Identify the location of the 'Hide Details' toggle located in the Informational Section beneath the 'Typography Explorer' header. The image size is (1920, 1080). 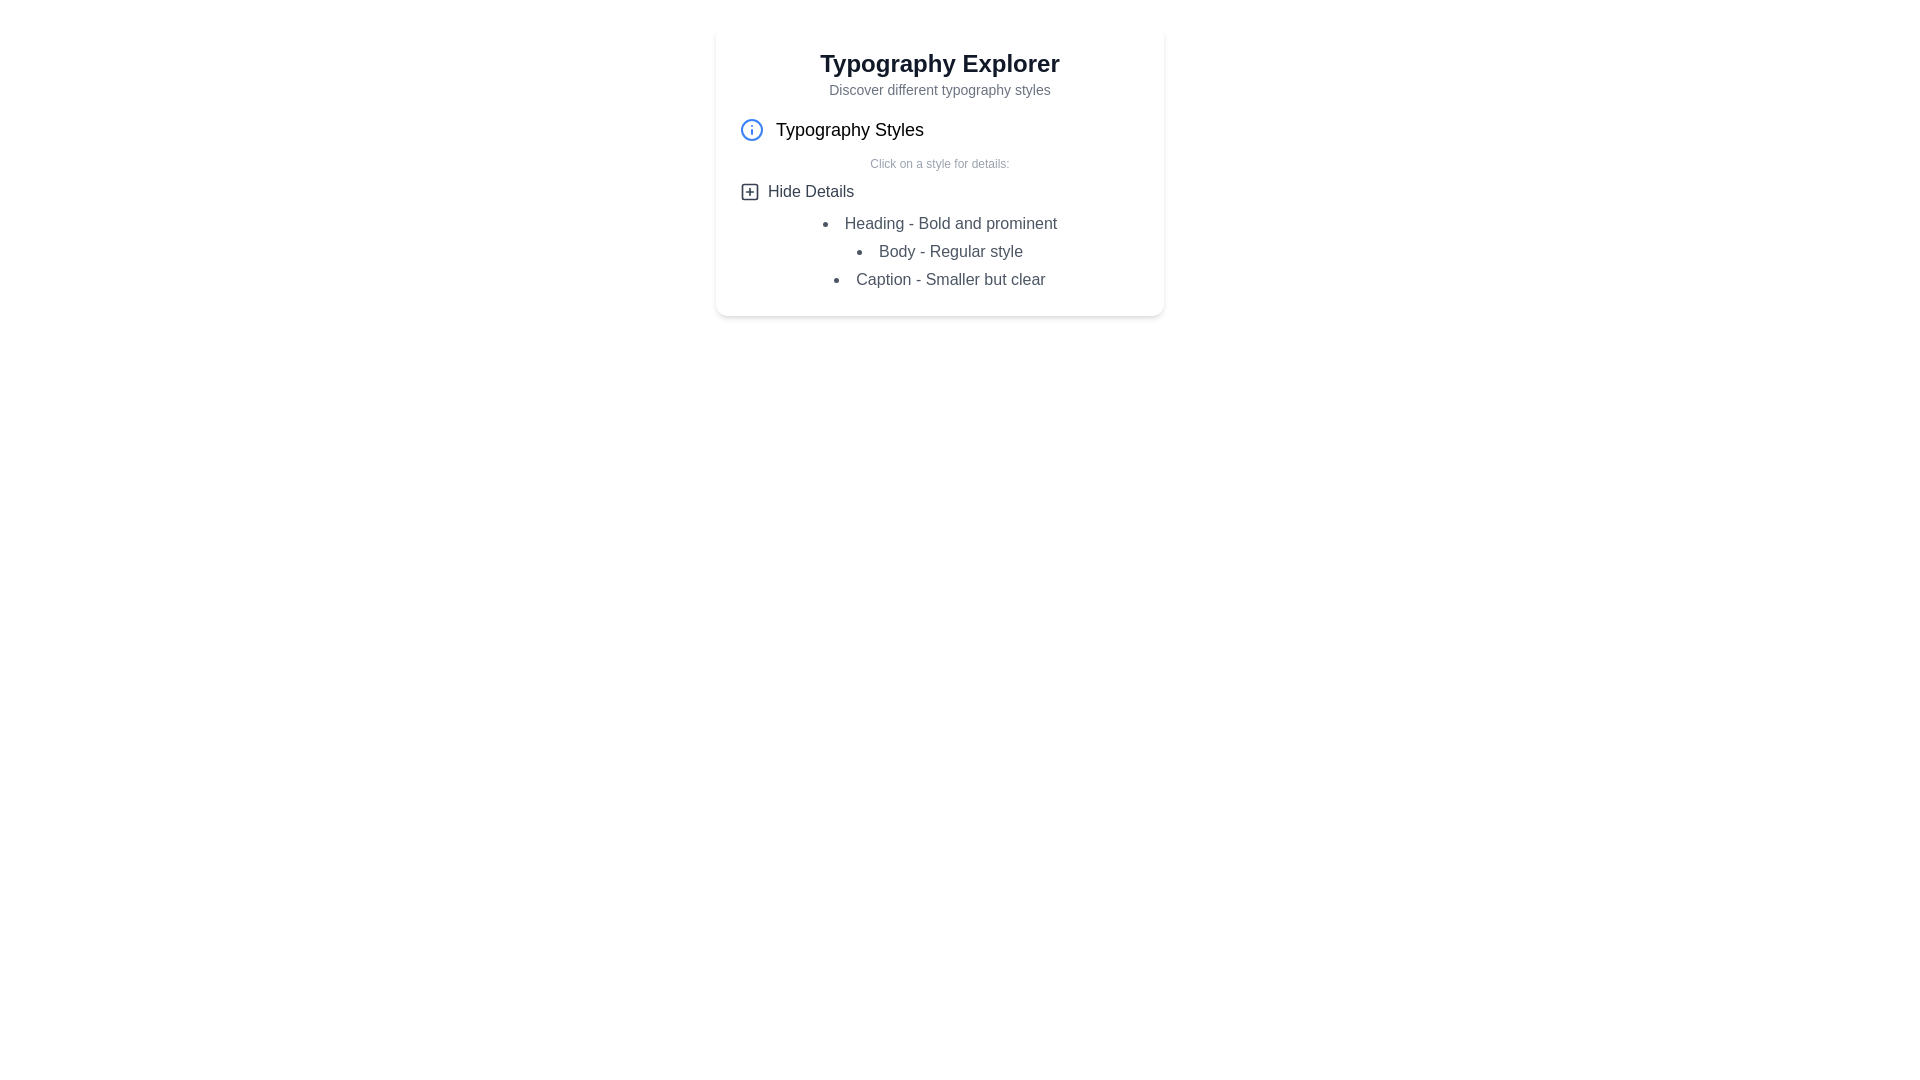
(939, 204).